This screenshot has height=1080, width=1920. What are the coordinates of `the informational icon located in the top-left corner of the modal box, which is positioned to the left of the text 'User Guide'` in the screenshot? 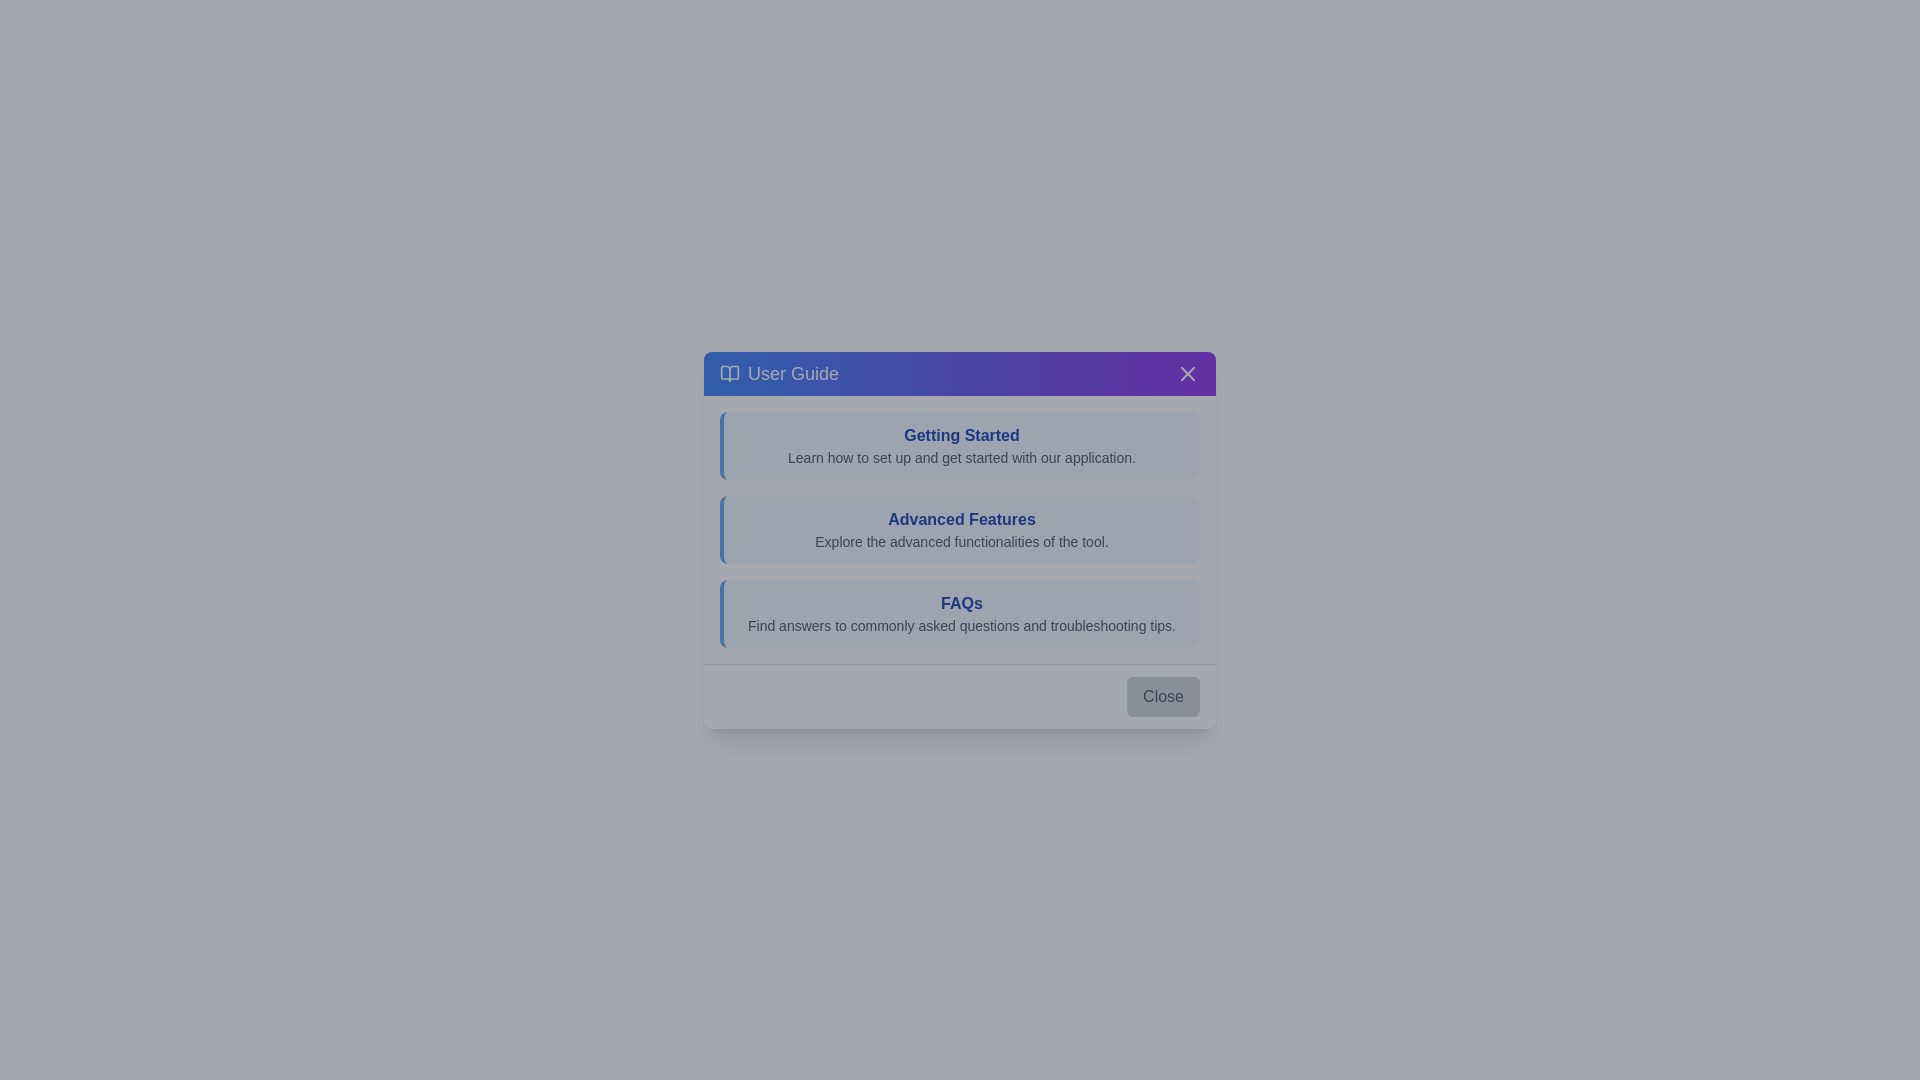 It's located at (728, 373).